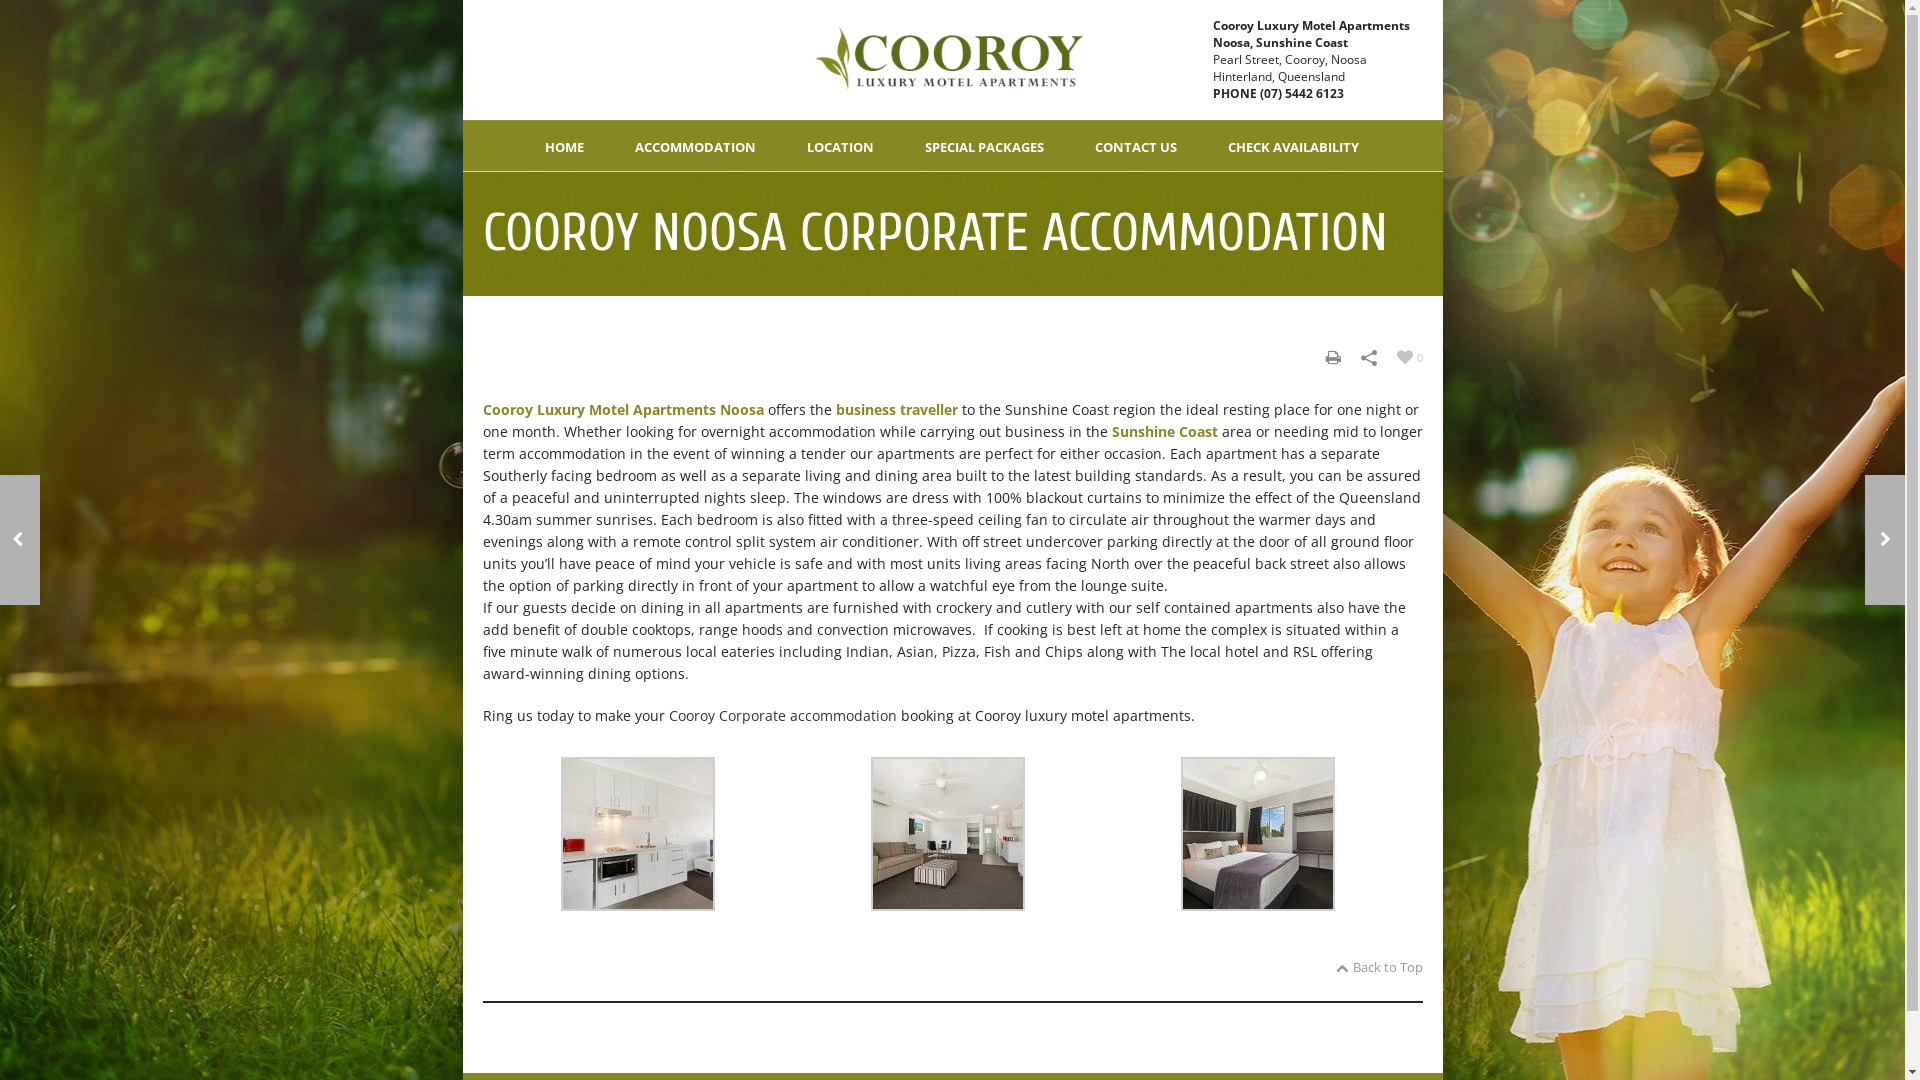 The height and width of the screenshot is (1080, 1920). What do you see at coordinates (1395, 355) in the screenshot?
I see `'0'` at bounding box center [1395, 355].